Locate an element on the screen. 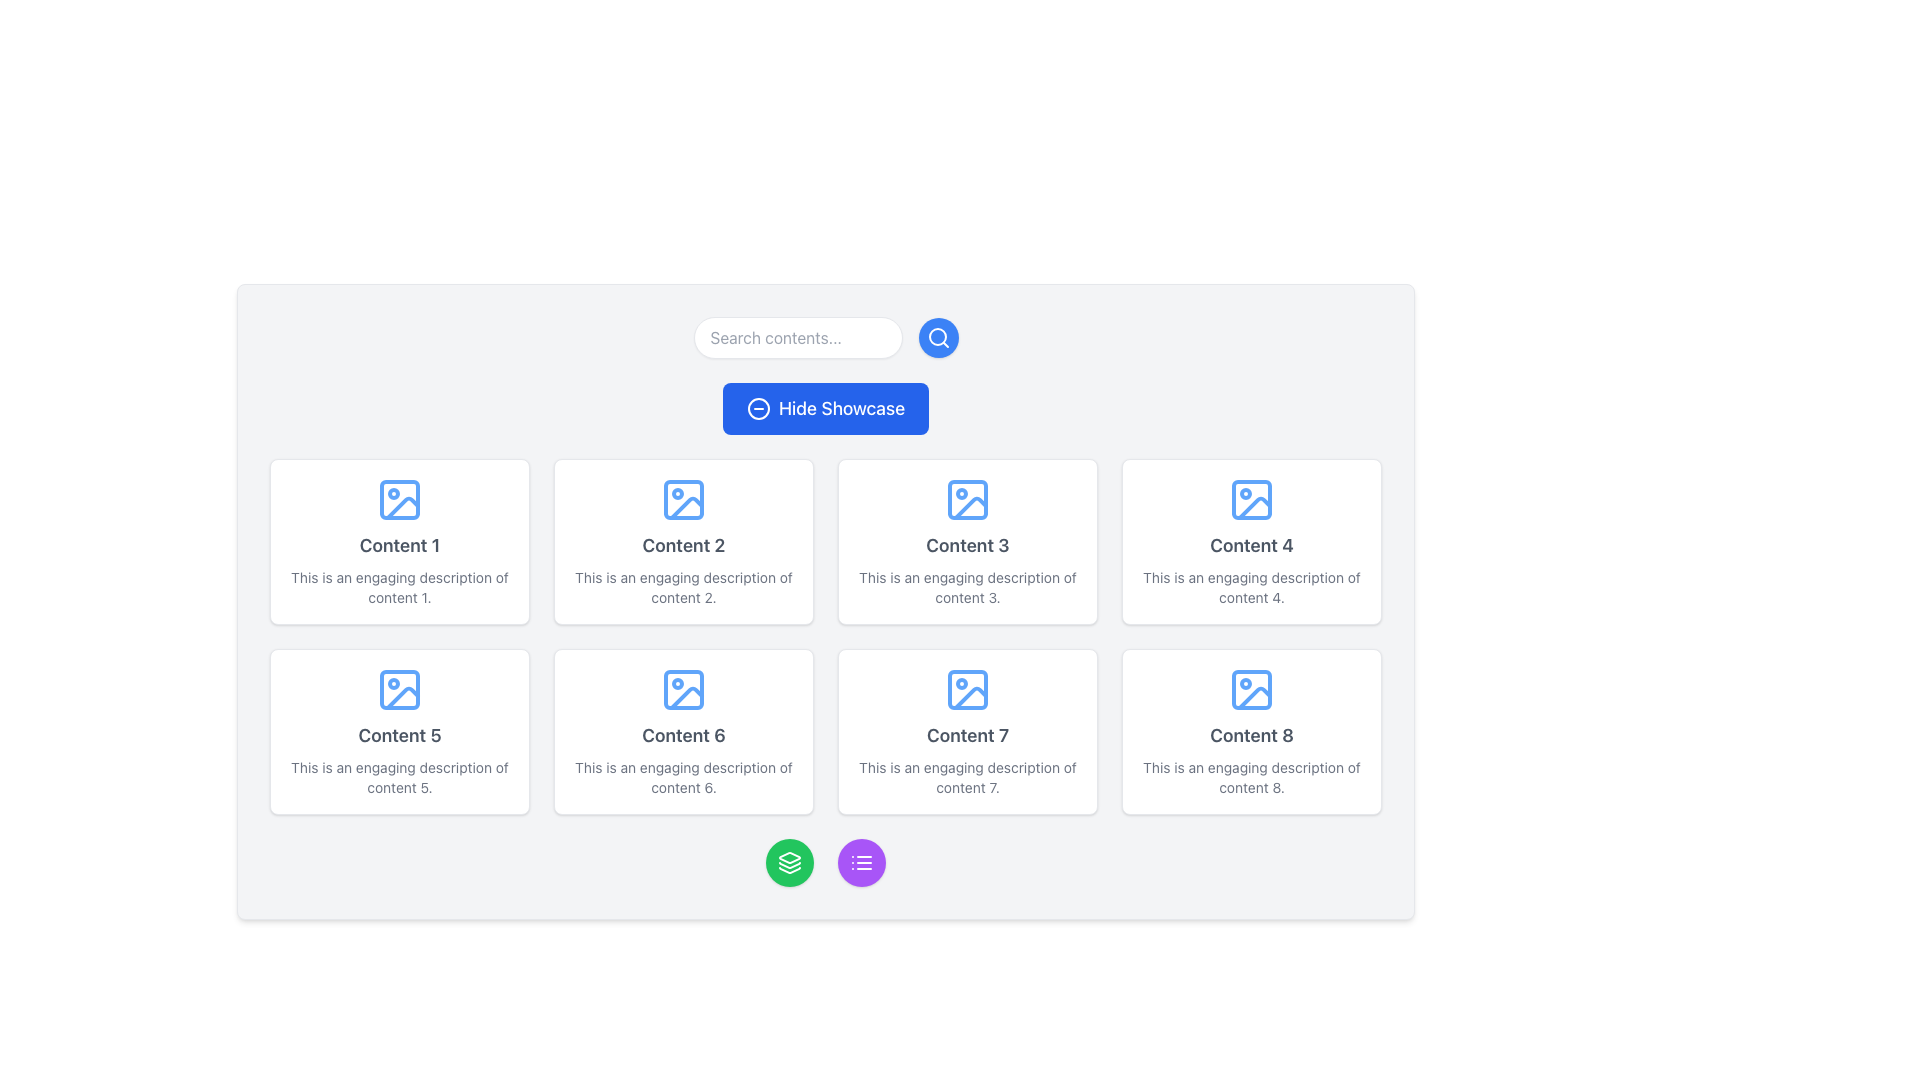 This screenshot has height=1080, width=1920. title or summary text of content card 5, identified by the text label located in the second row and first column of the grid layout is located at coordinates (399, 736).